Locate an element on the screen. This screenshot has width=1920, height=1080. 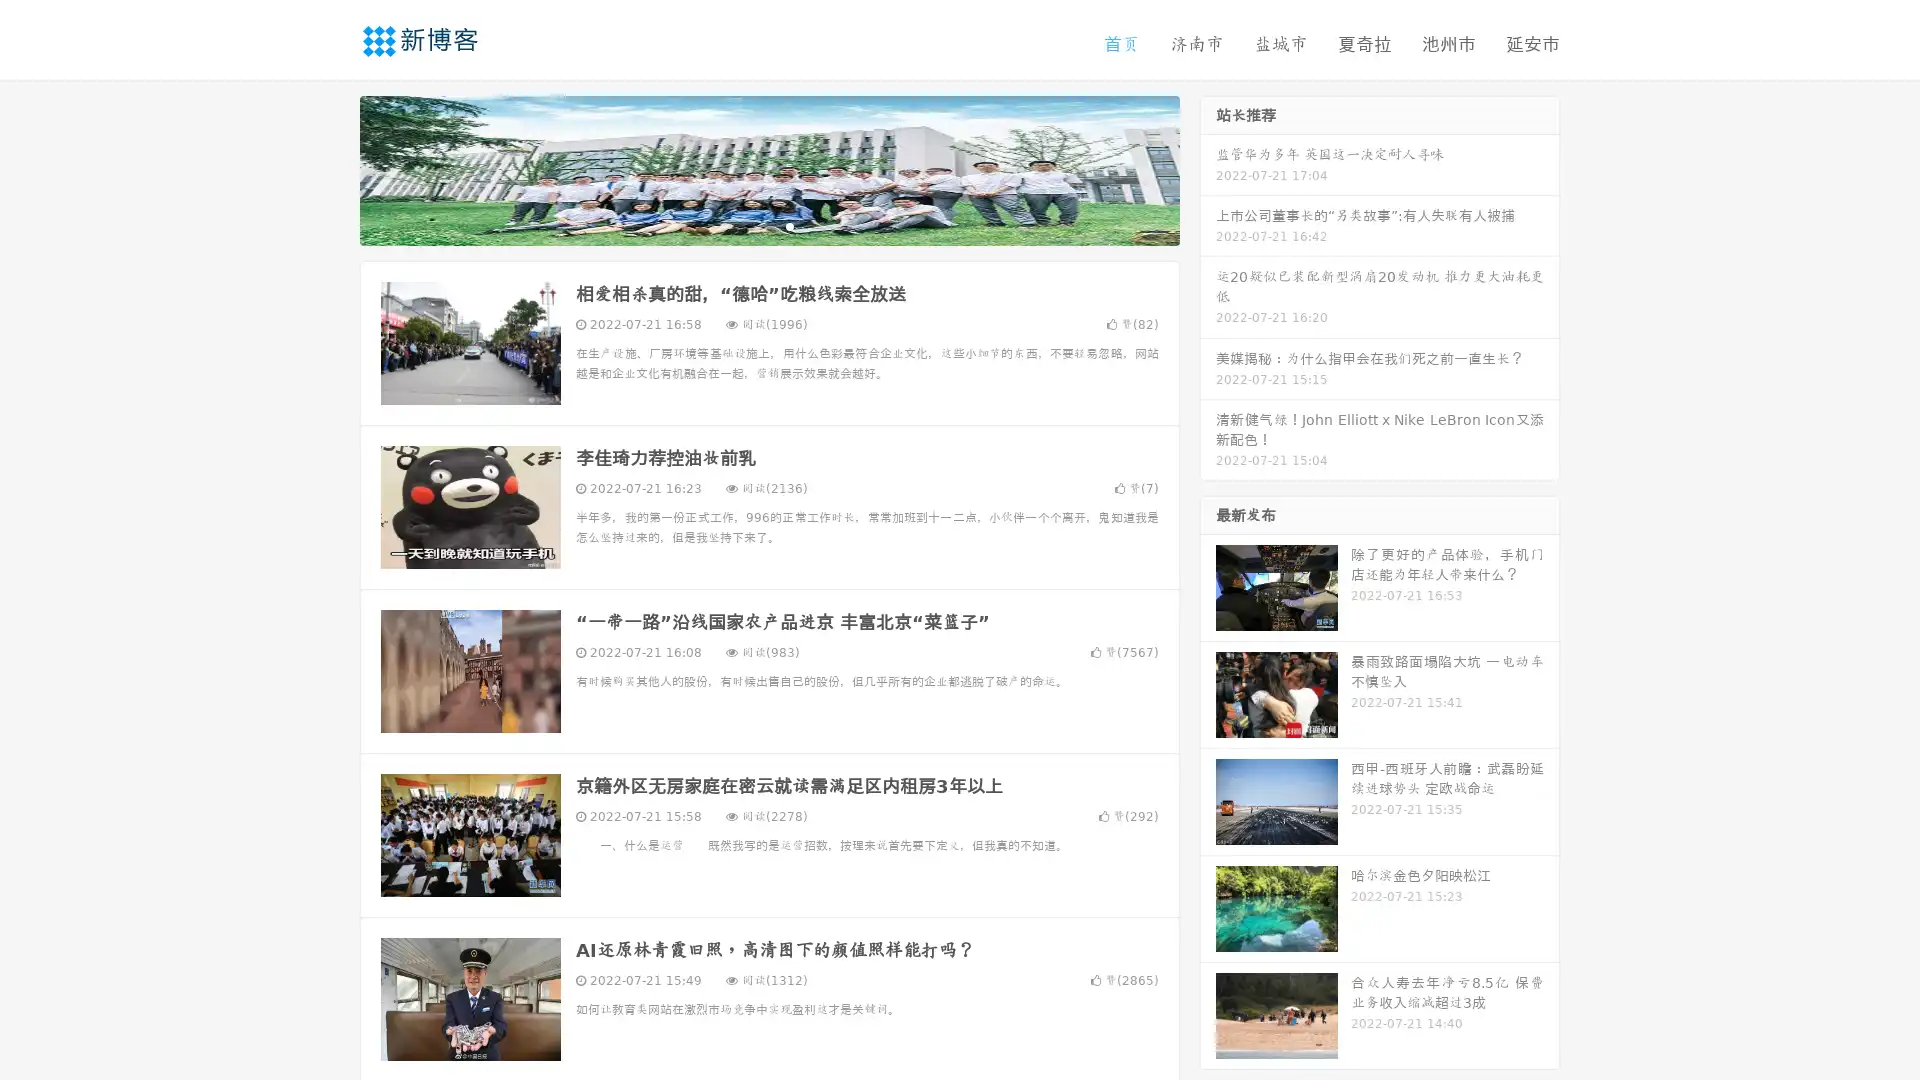
Go to slide 2 is located at coordinates (768, 225).